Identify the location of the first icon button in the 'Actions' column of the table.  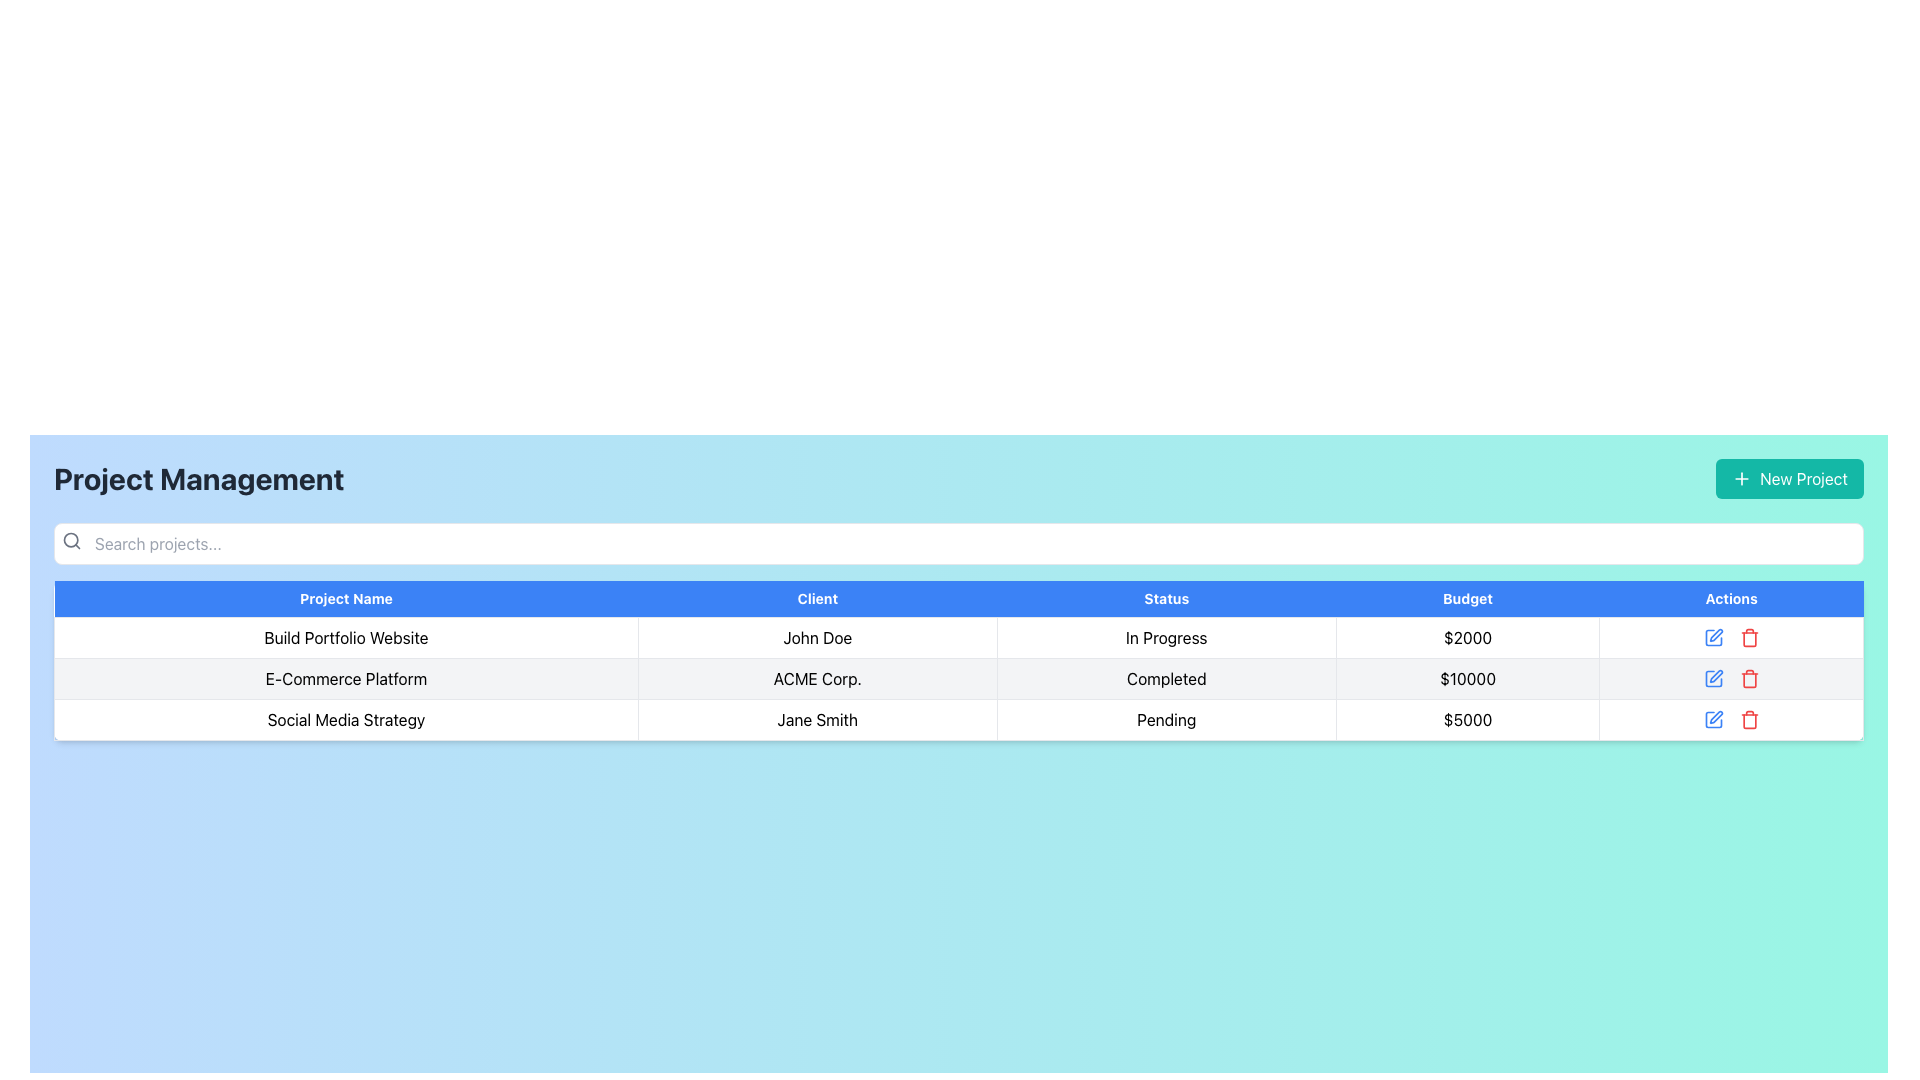
(1712, 637).